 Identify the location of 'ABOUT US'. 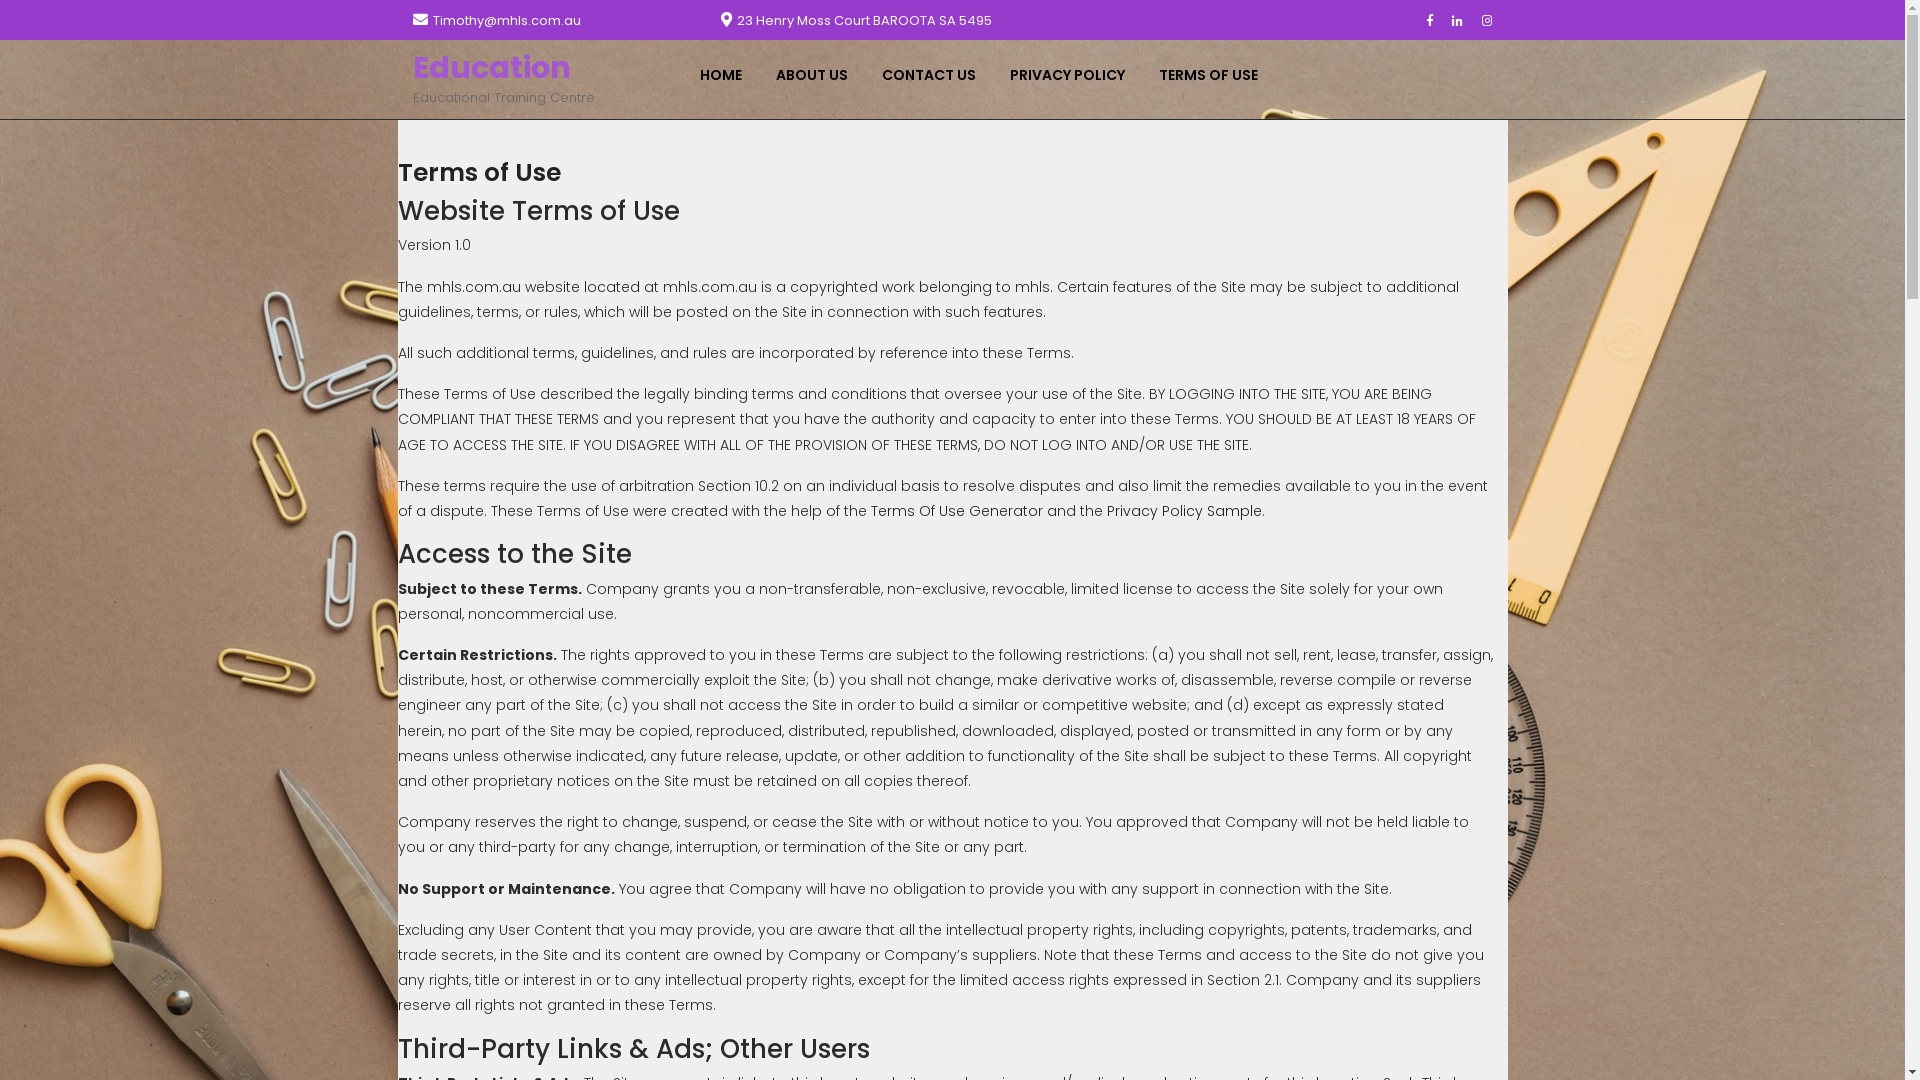
(816, 74).